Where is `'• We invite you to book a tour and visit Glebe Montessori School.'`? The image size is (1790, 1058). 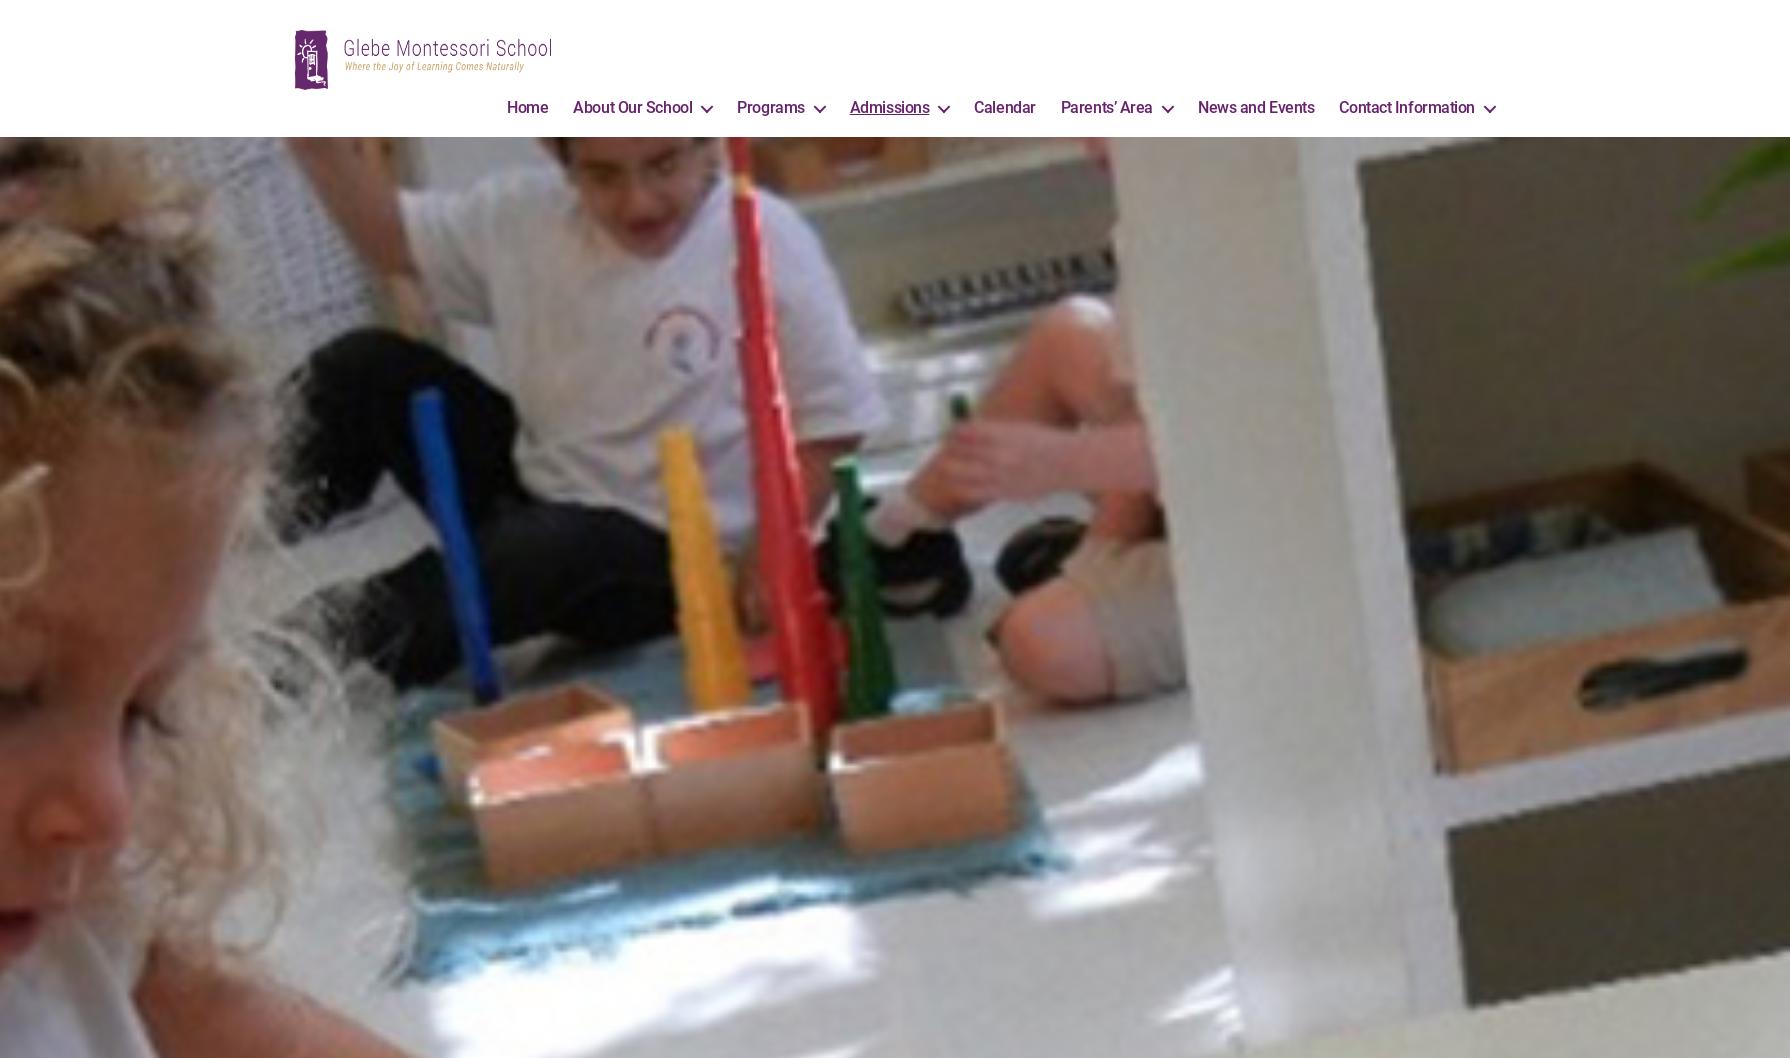 '• We invite you to book a tour and visit Glebe Montessori School.' is located at coordinates (892, 17).